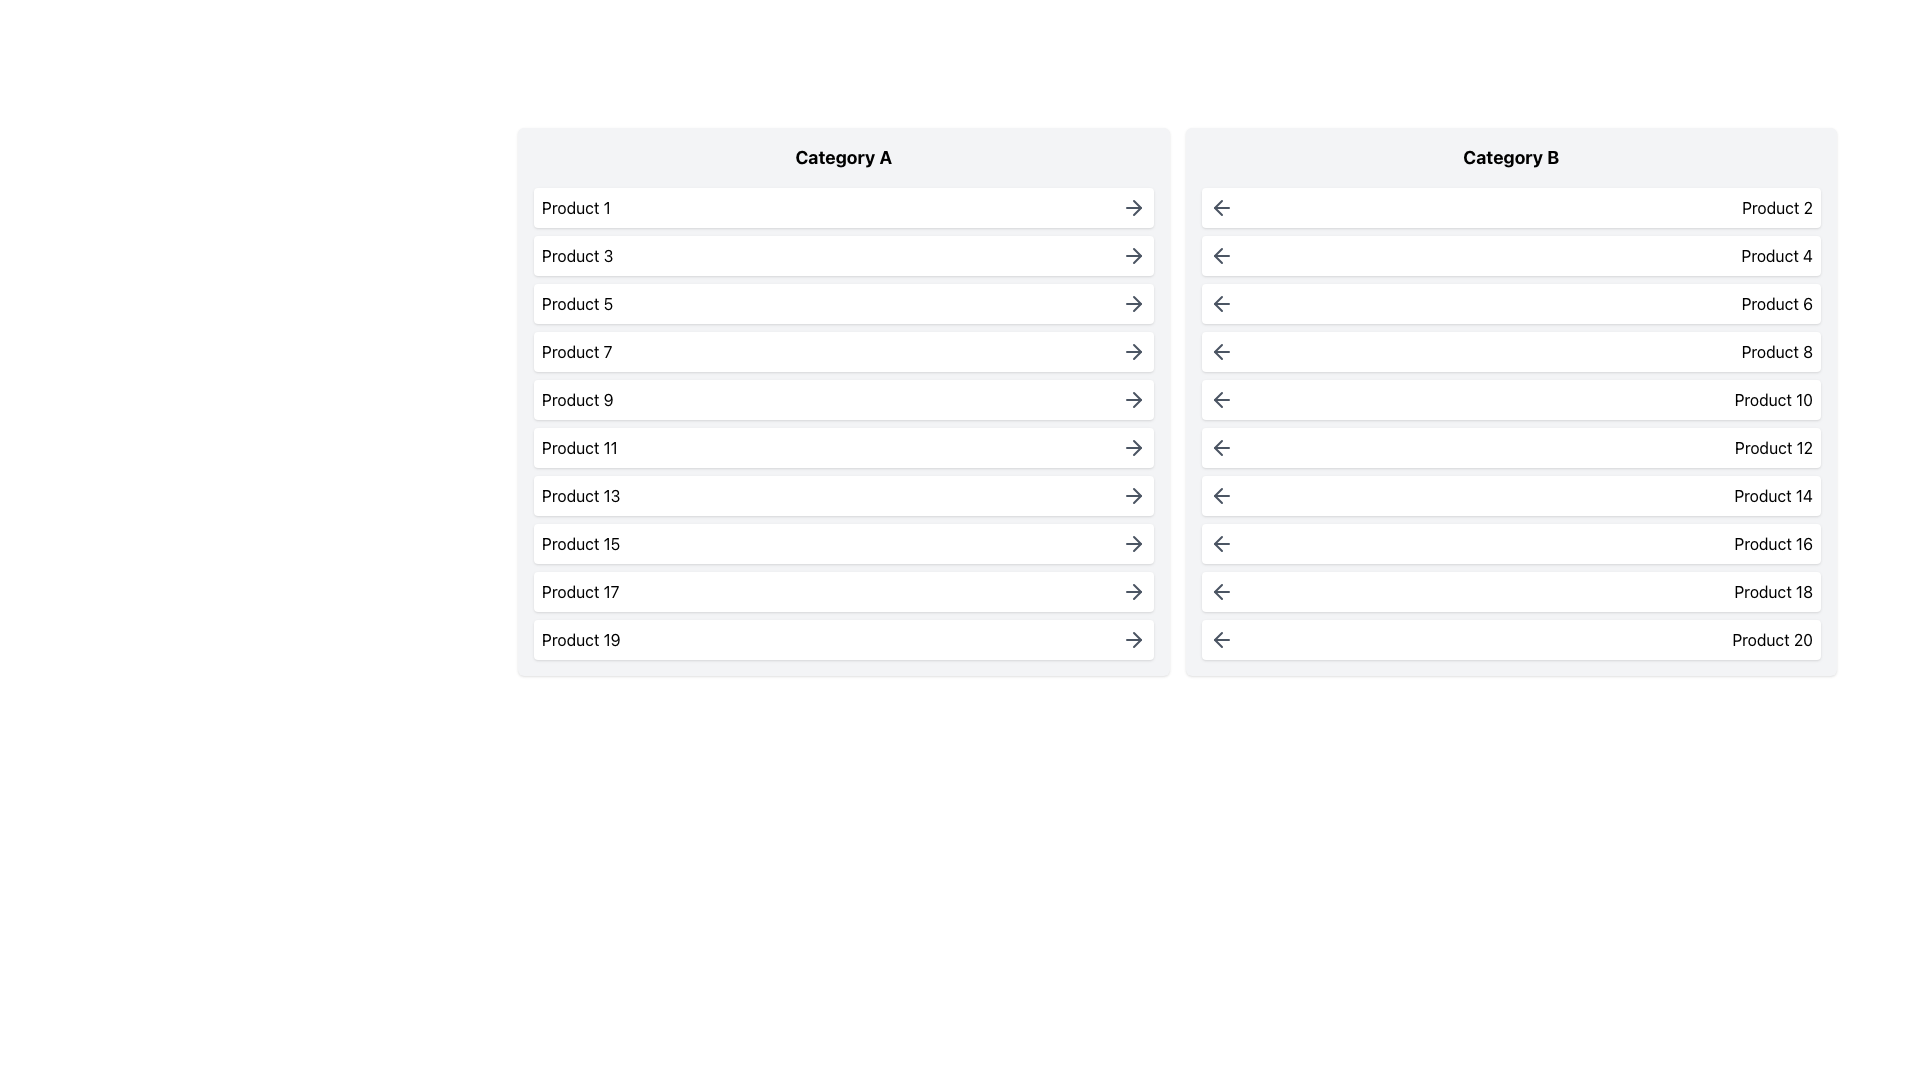 This screenshot has width=1920, height=1080. Describe the element at coordinates (843, 423) in the screenshot. I see `an individual product in the List Display under 'Category A' to get more information` at that location.